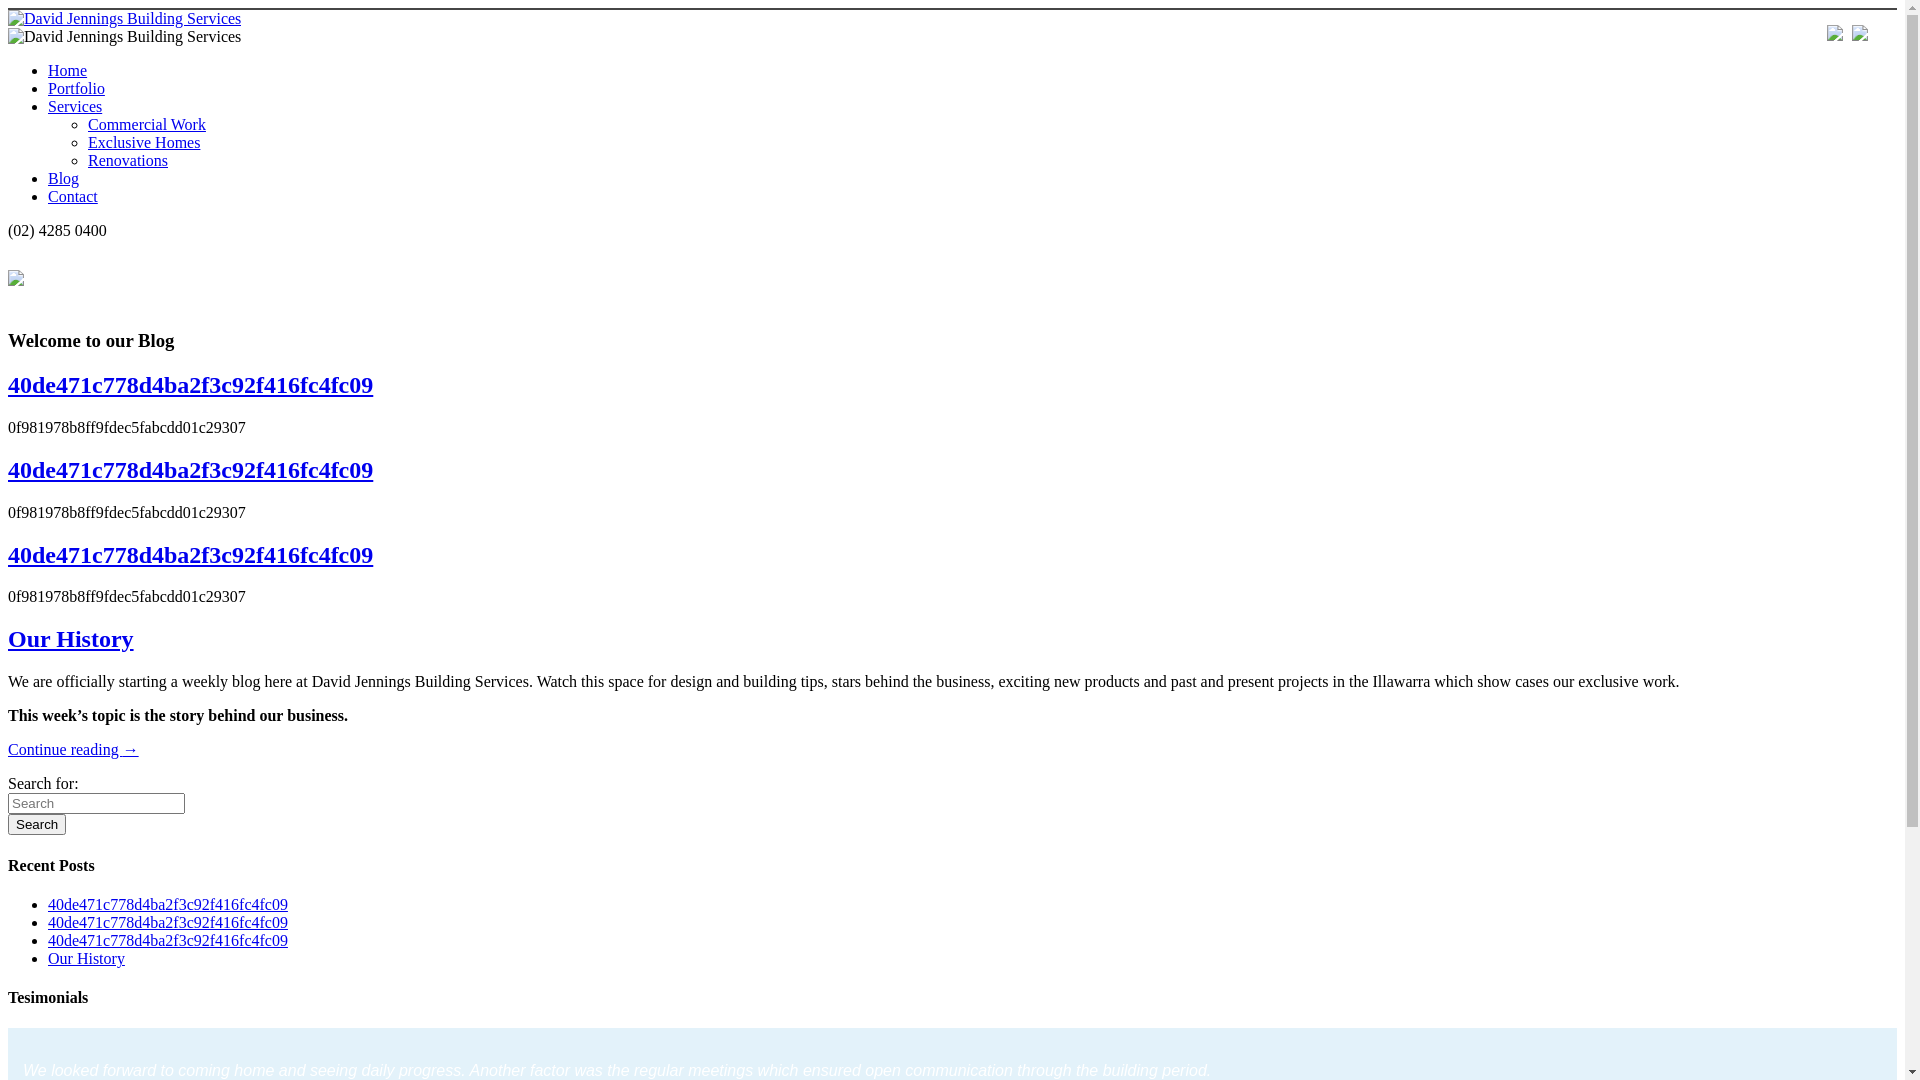 This screenshot has width=1920, height=1080. What do you see at coordinates (37, 824) in the screenshot?
I see `'Search'` at bounding box center [37, 824].